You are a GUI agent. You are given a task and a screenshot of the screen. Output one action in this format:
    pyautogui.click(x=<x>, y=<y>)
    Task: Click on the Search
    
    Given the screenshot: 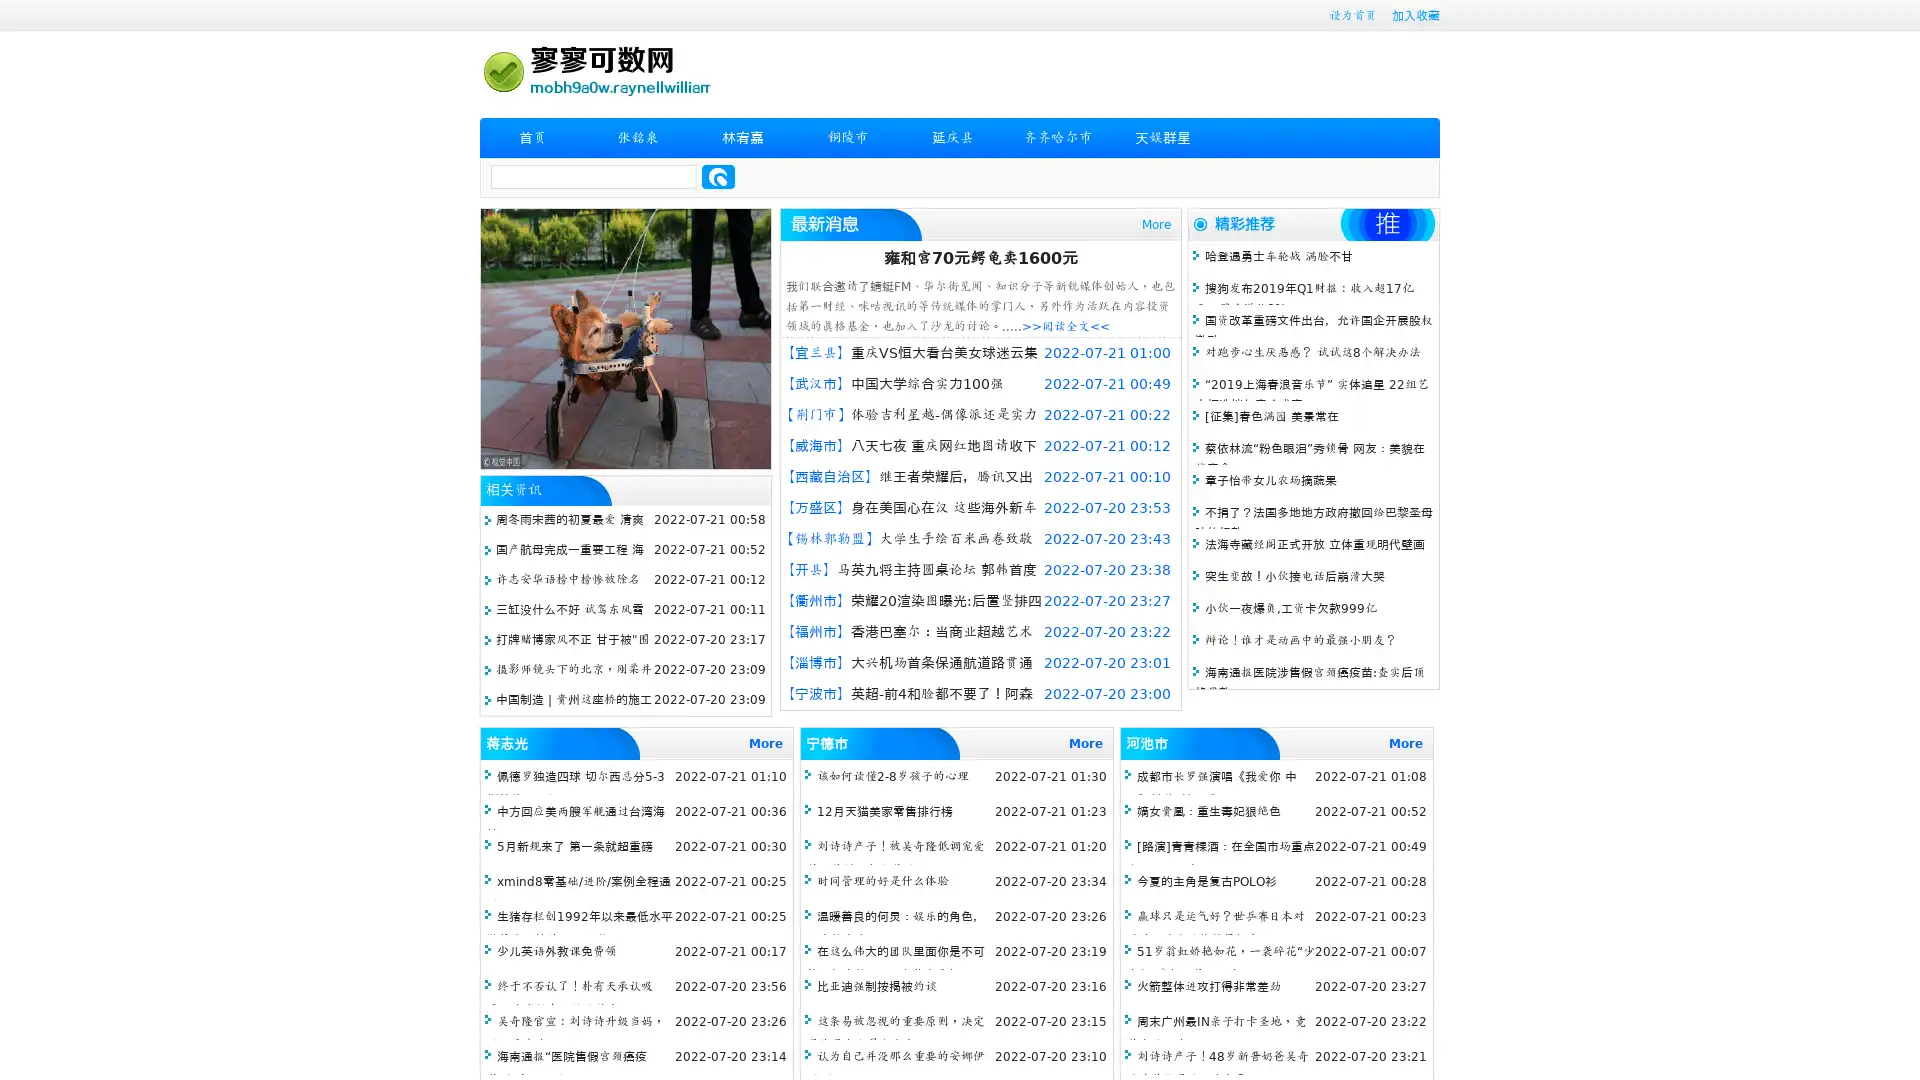 What is the action you would take?
    pyautogui.click(x=718, y=176)
    